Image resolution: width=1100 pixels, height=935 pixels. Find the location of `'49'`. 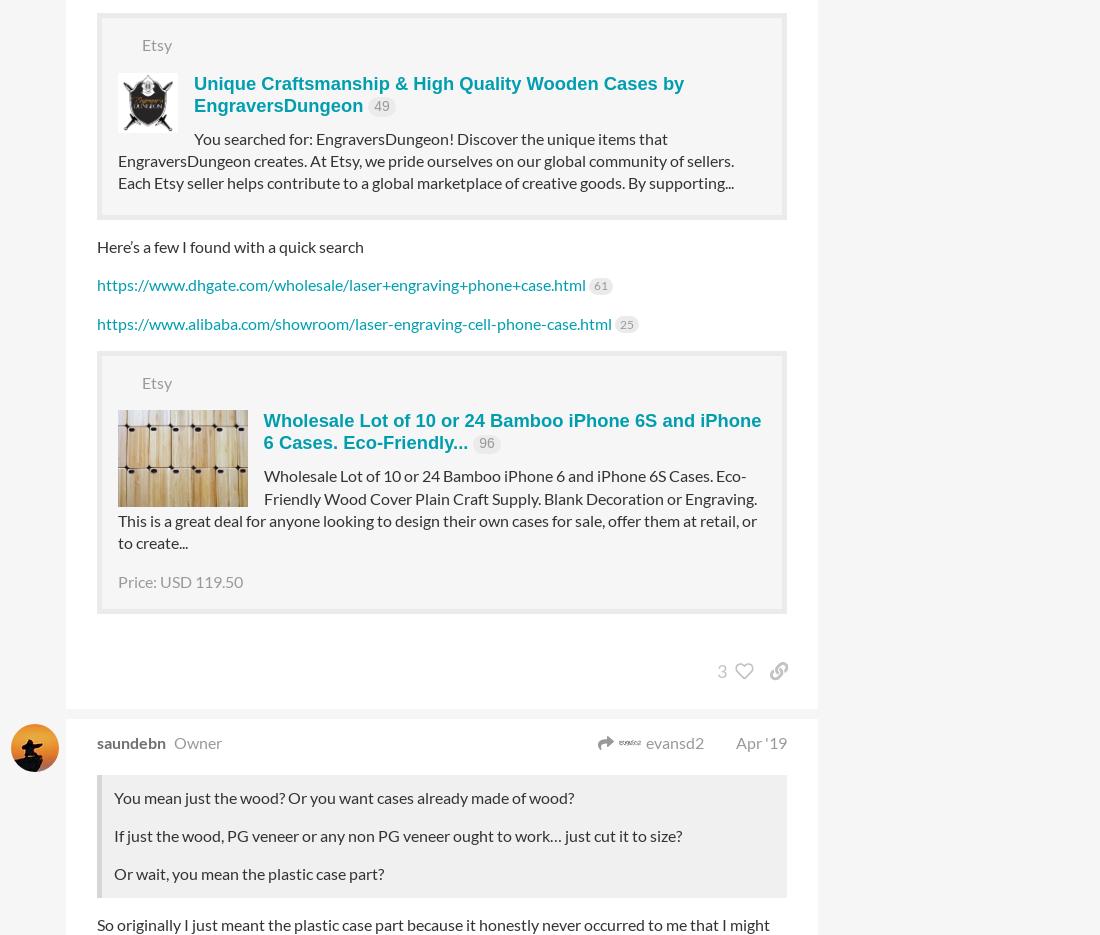

'49' is located at coordinates (381, 104).